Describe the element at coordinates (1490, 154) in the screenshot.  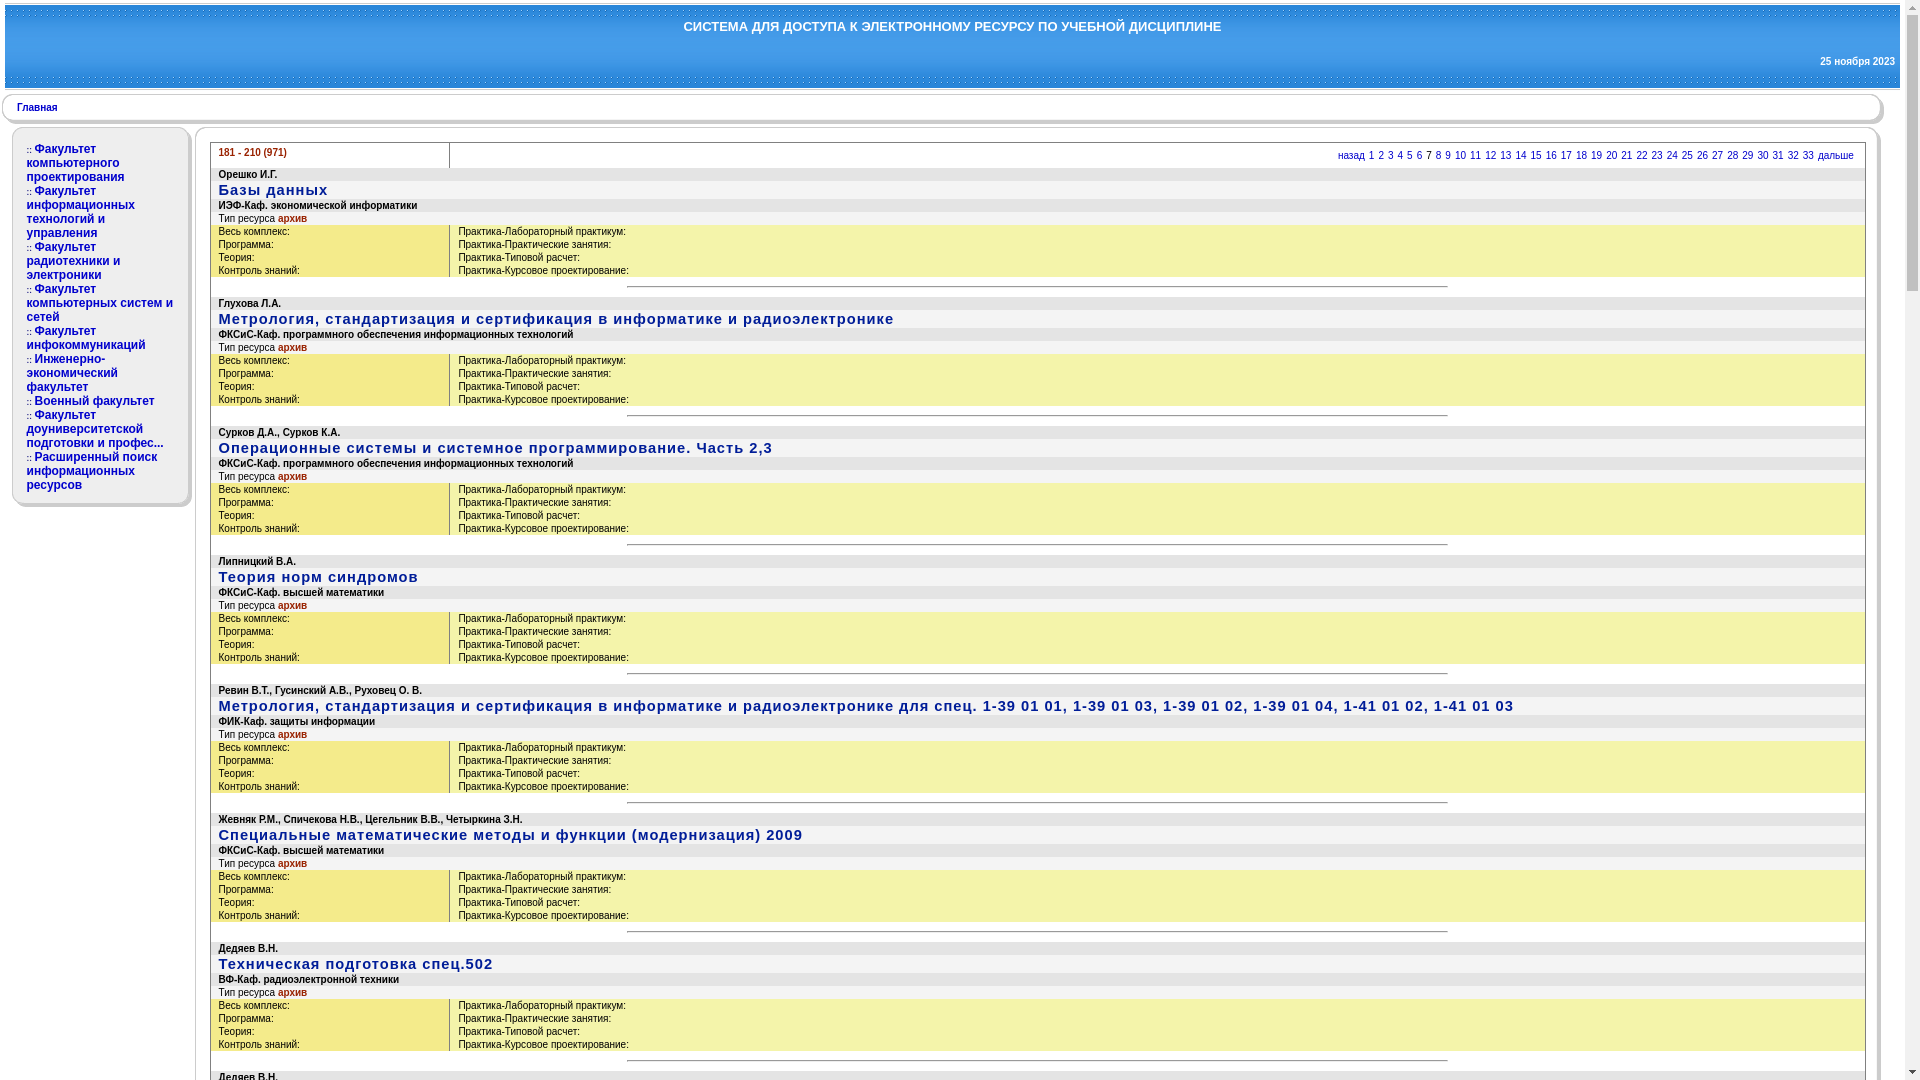
I see `'12'` at that location.